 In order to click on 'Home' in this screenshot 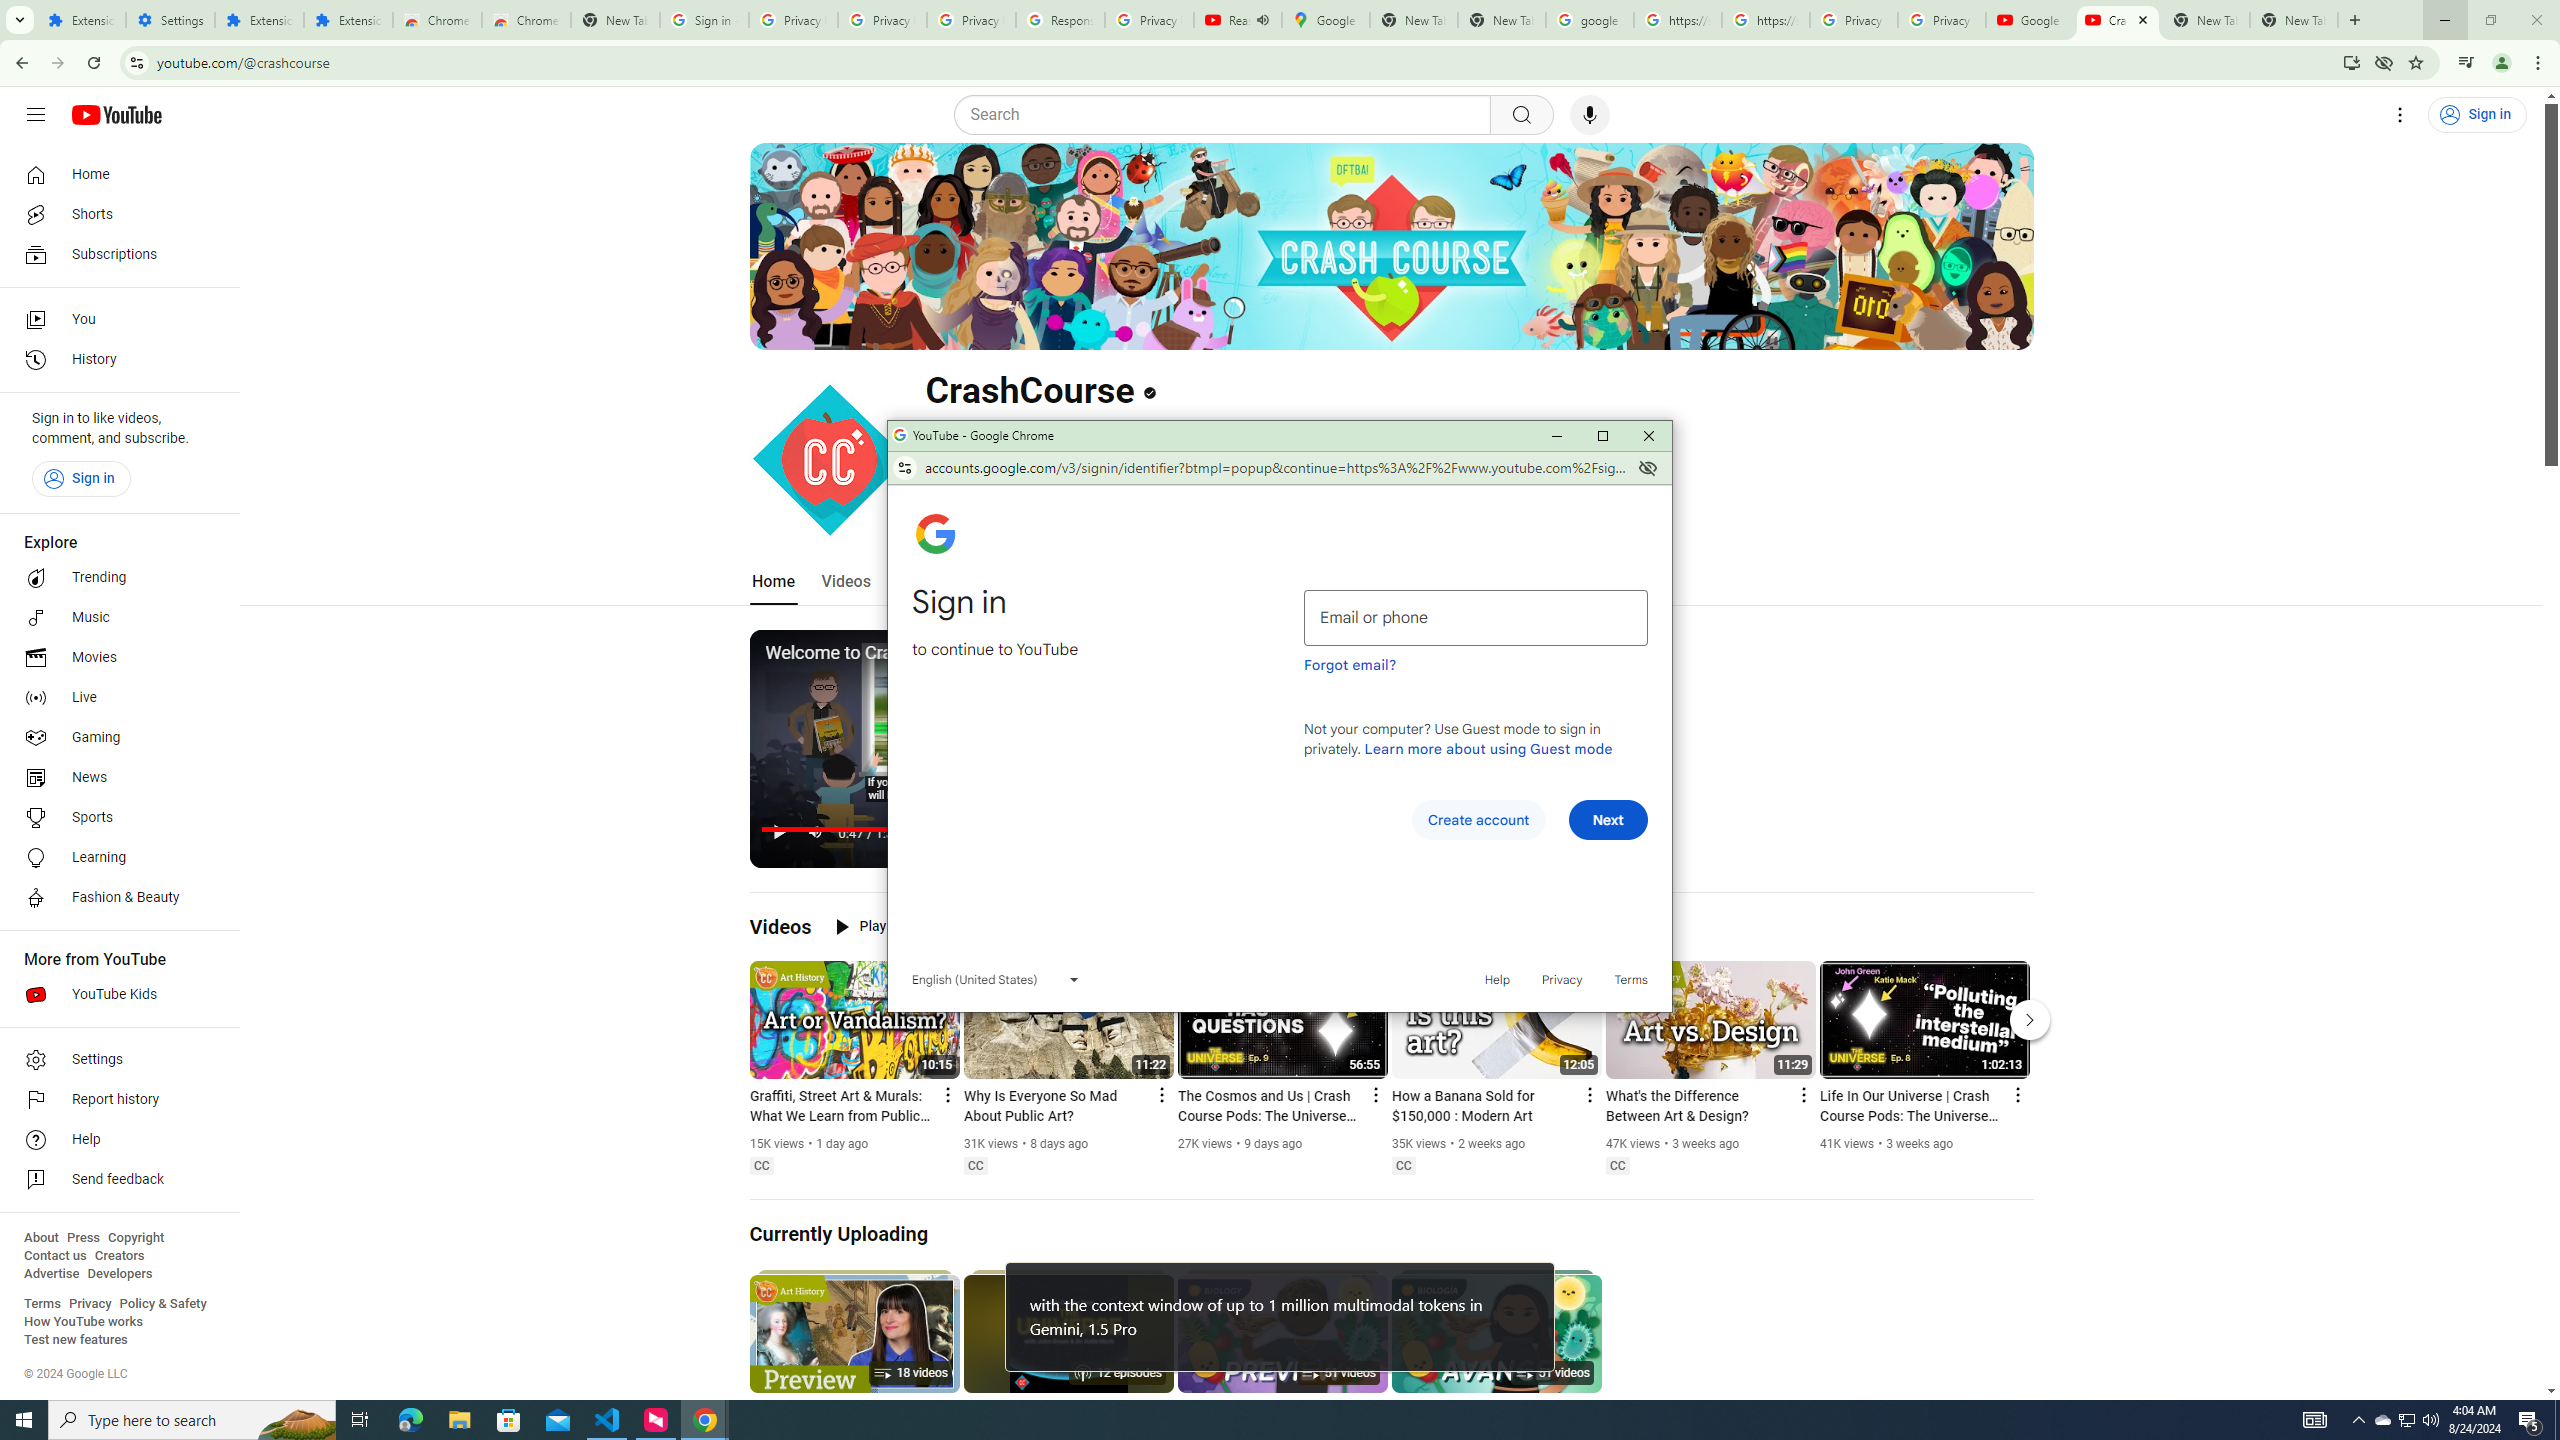, I will do `click(113, 173)`.